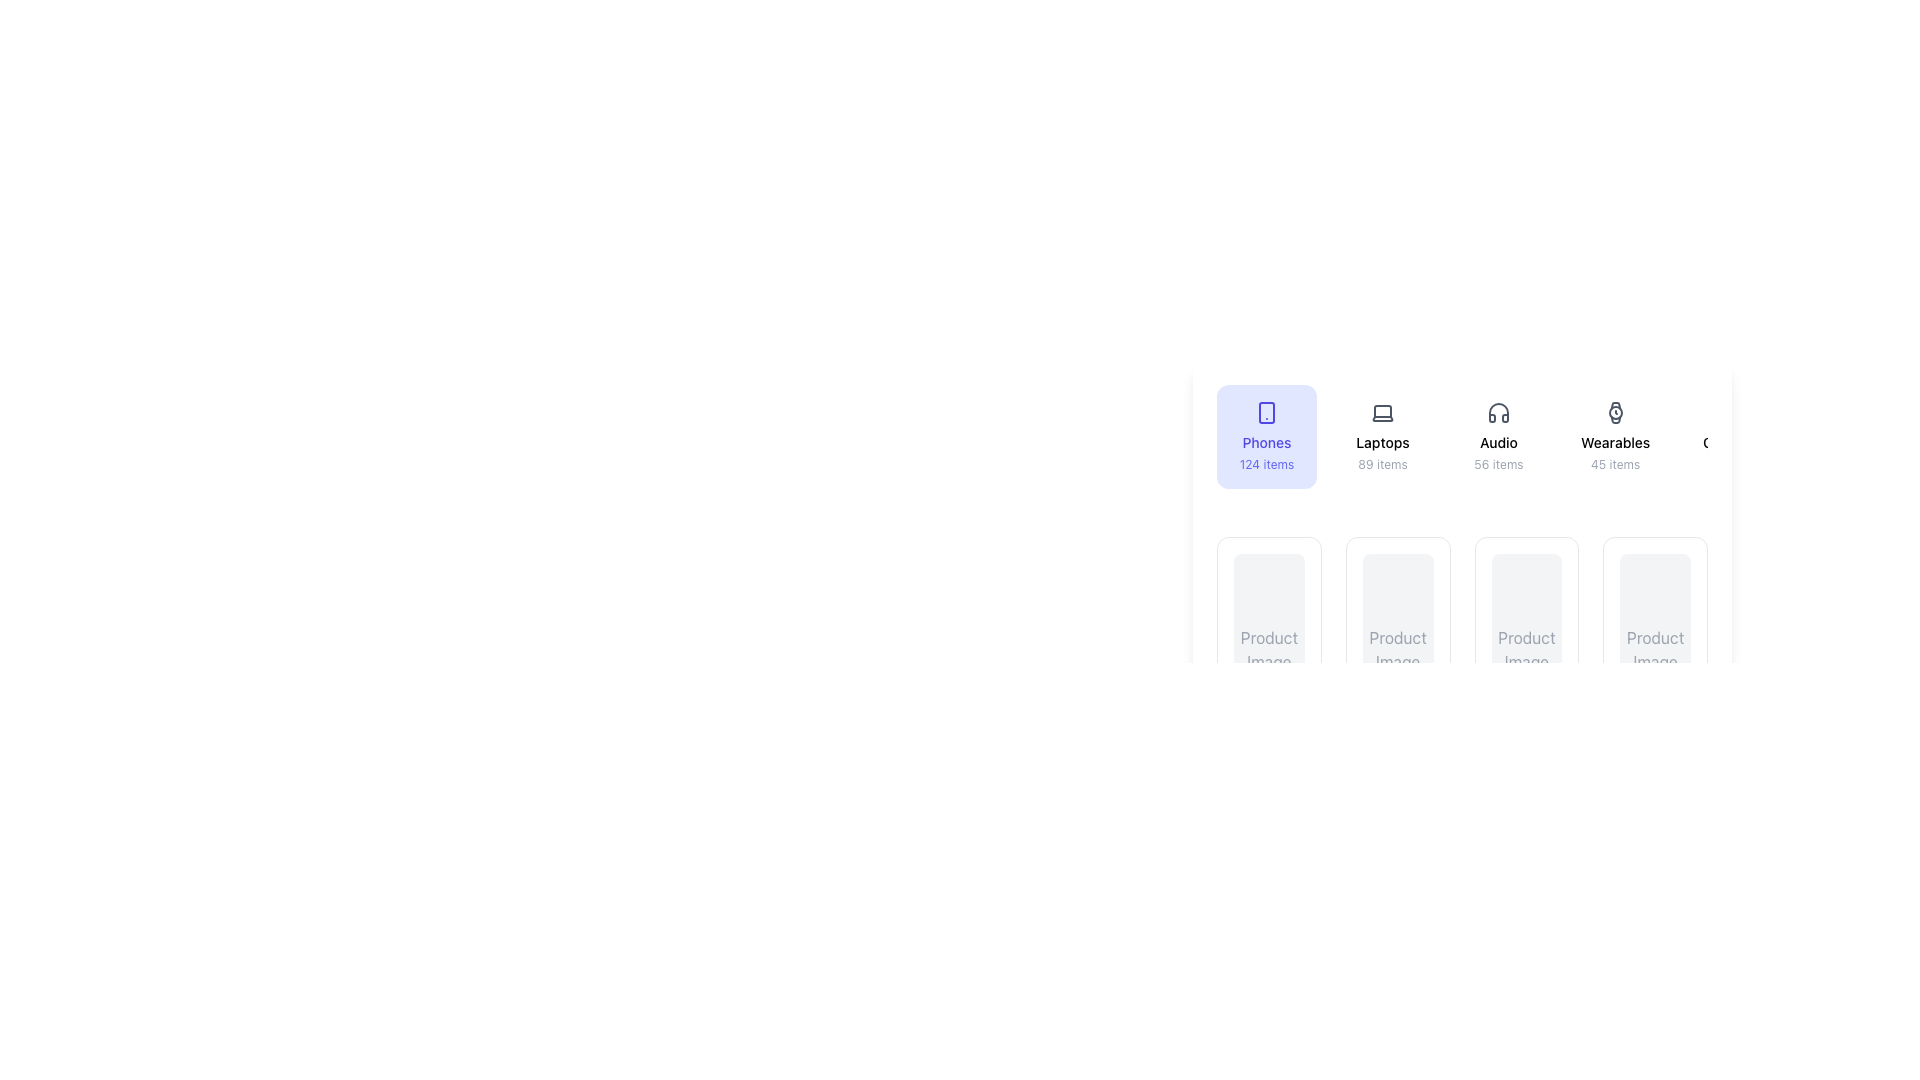 Image resolution: width=1920 pixels, height=1080 pixels. I want to click on SVG Circle element, which is a circular graphic with a radius of 6 units, centrally positioned within the watch icon for debugging purposes, so click(1615, 411).